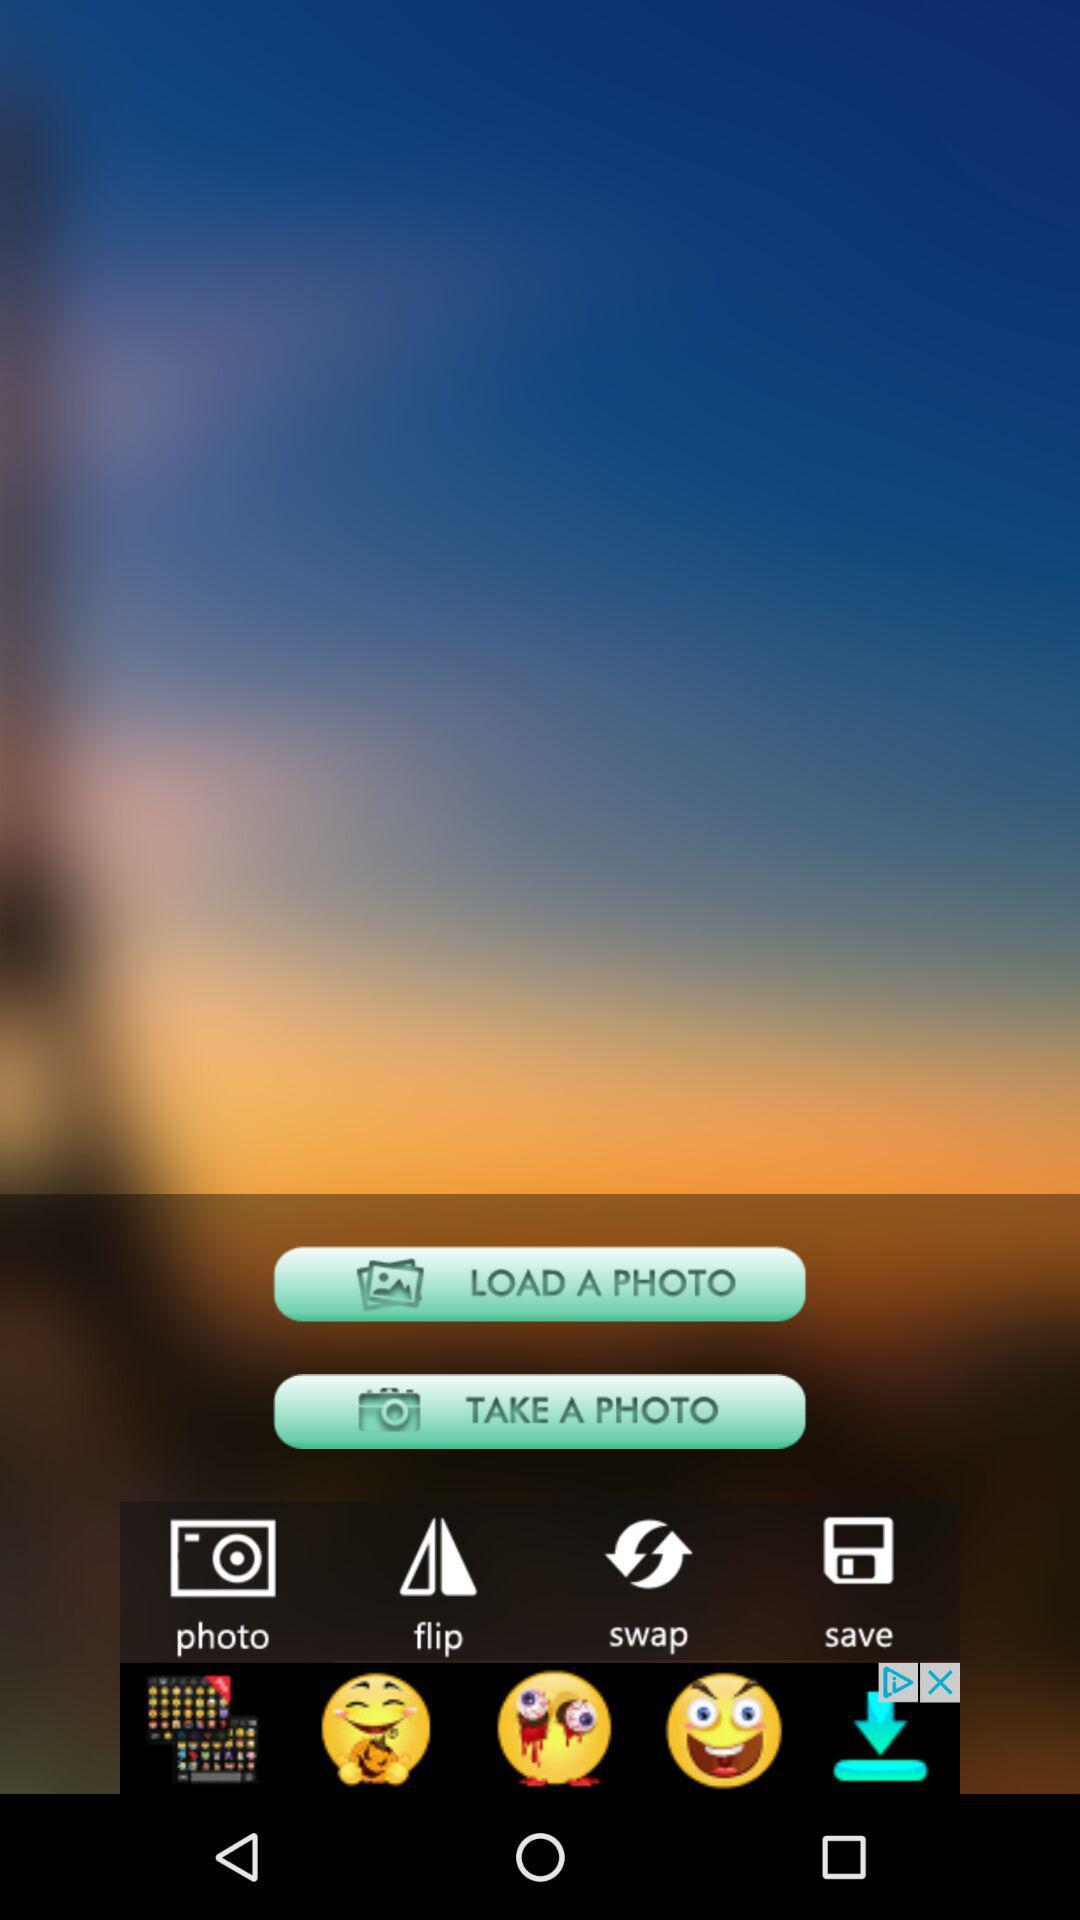 This screenshot has width=1080, height=1920. What do you see at coordinates (434, 1579) in the screenshot?
I see `shoping in the app` at bounding box center [434, 1579].